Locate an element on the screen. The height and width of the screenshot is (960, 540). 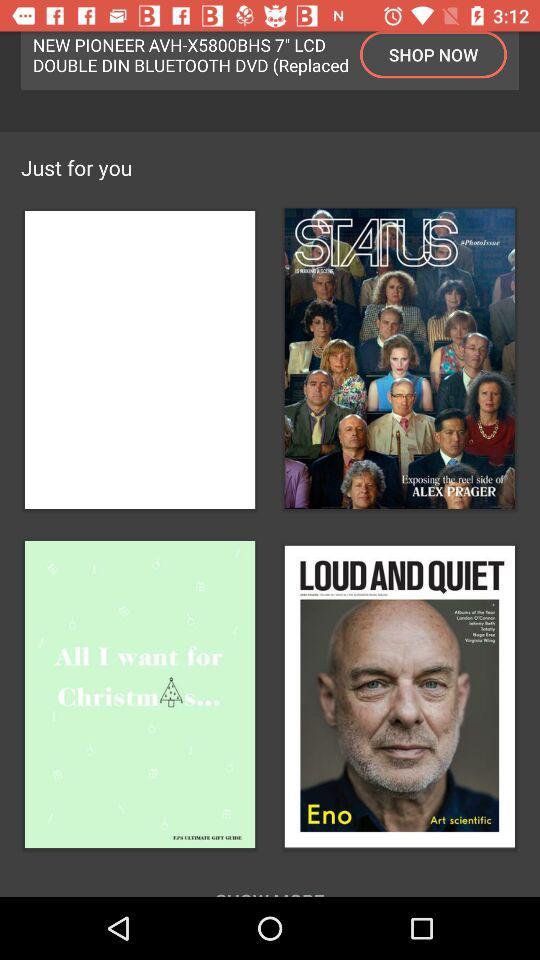
show more item is located at coordinates (270, 879).